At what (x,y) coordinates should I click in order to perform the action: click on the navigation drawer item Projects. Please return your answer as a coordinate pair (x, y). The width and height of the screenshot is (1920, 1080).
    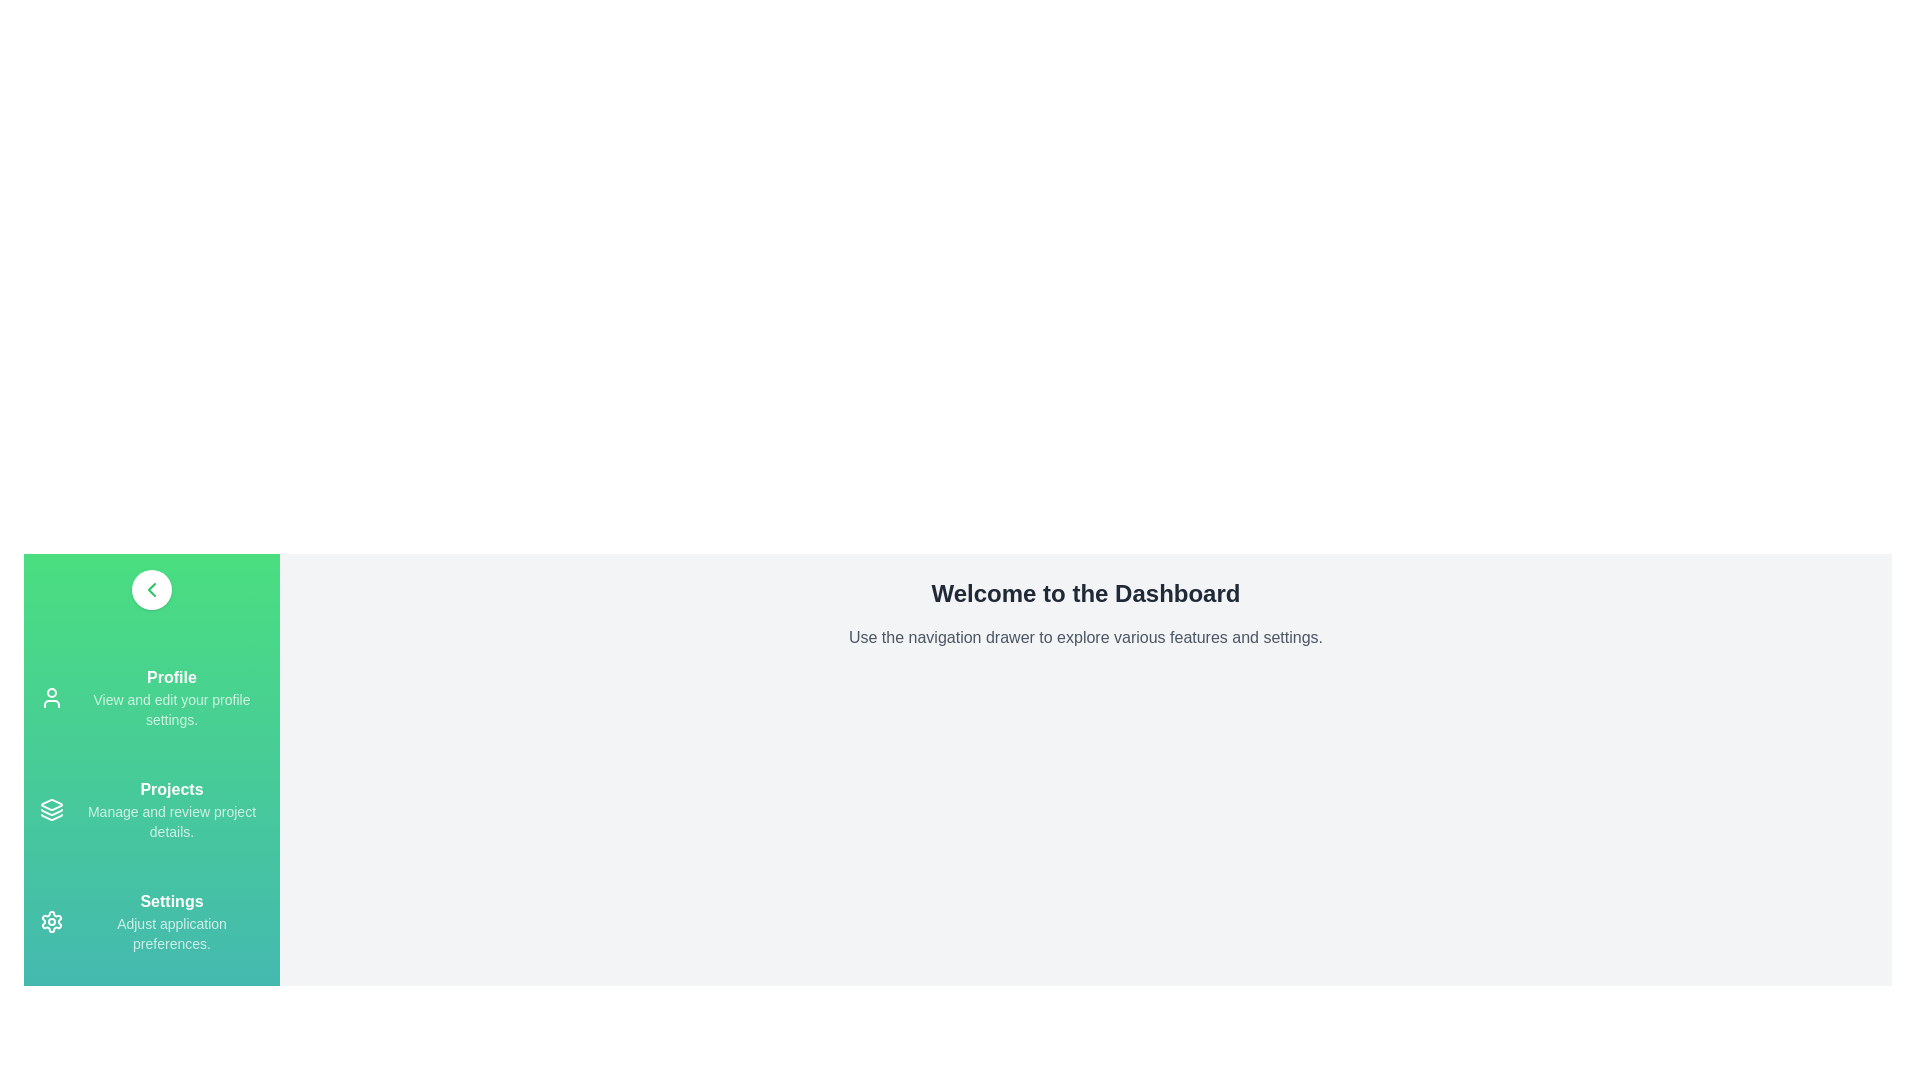
    Looking at the image, I should click on (52, 810).